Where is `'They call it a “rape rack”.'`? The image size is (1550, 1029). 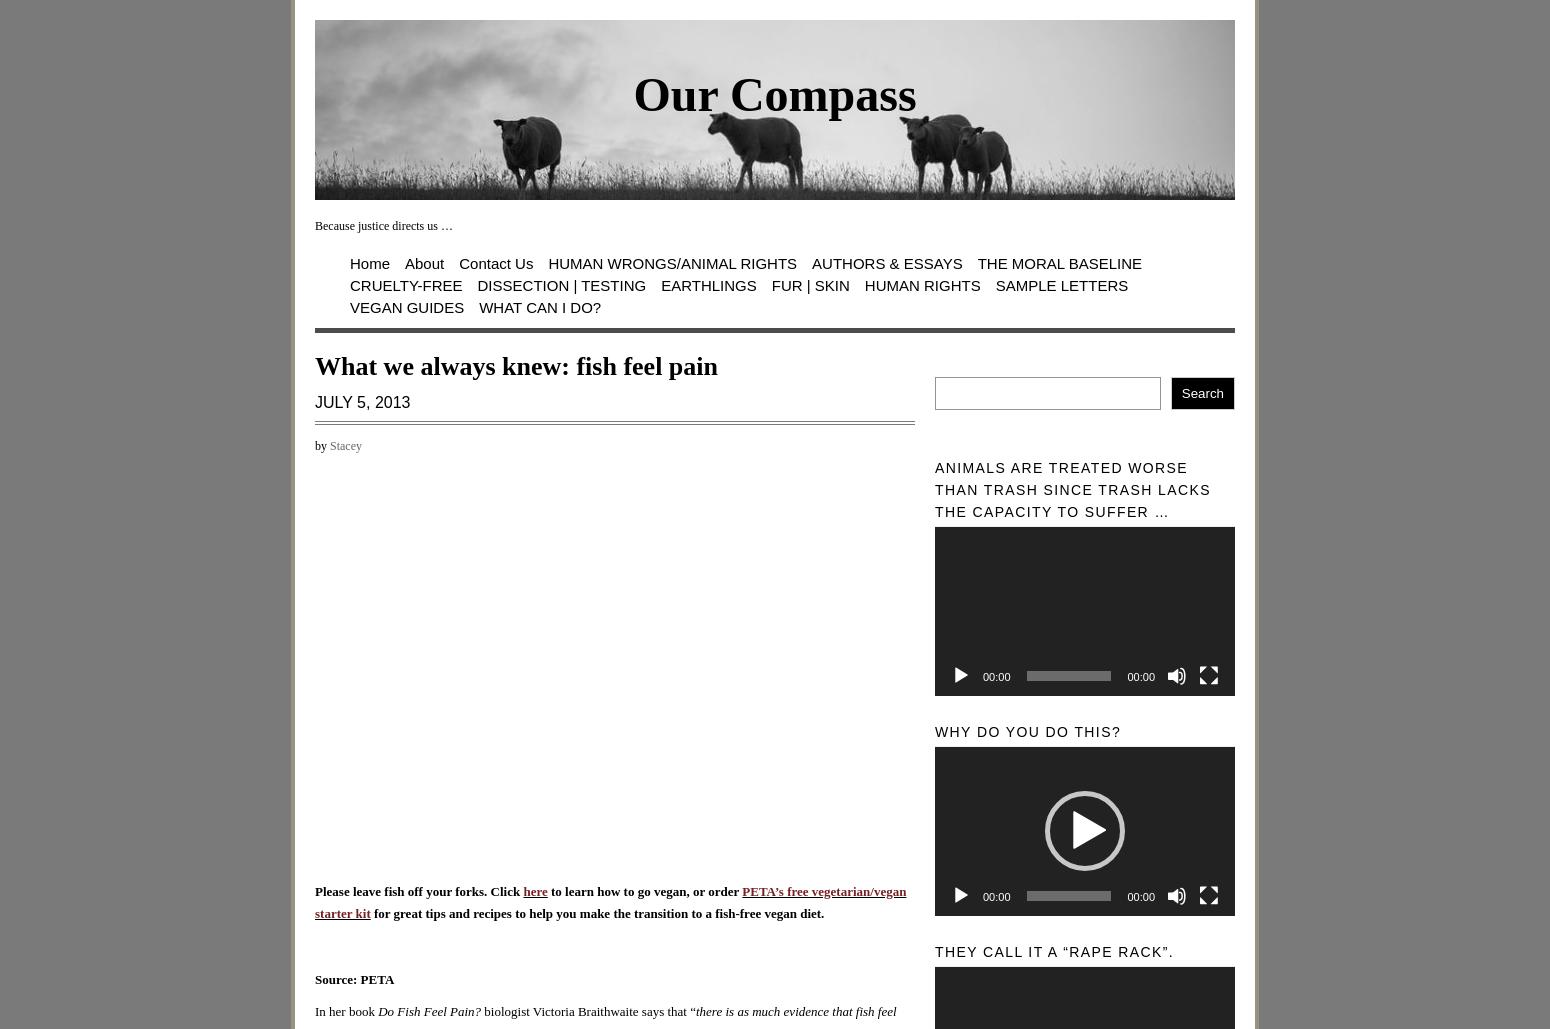
'They call it a “rape rack”.' is located at coordinates (1054, 951).